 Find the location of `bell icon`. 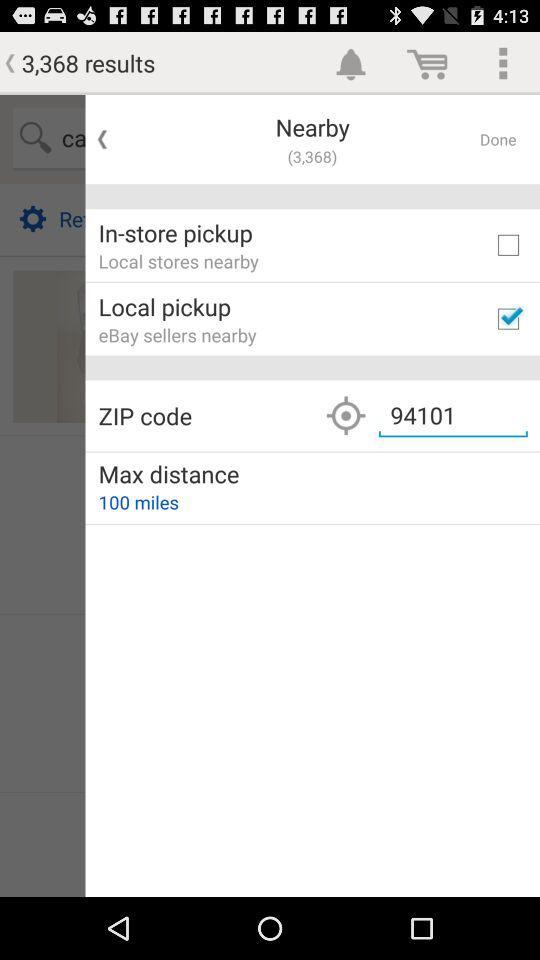

bell icon is located at coordinates (351, 62).